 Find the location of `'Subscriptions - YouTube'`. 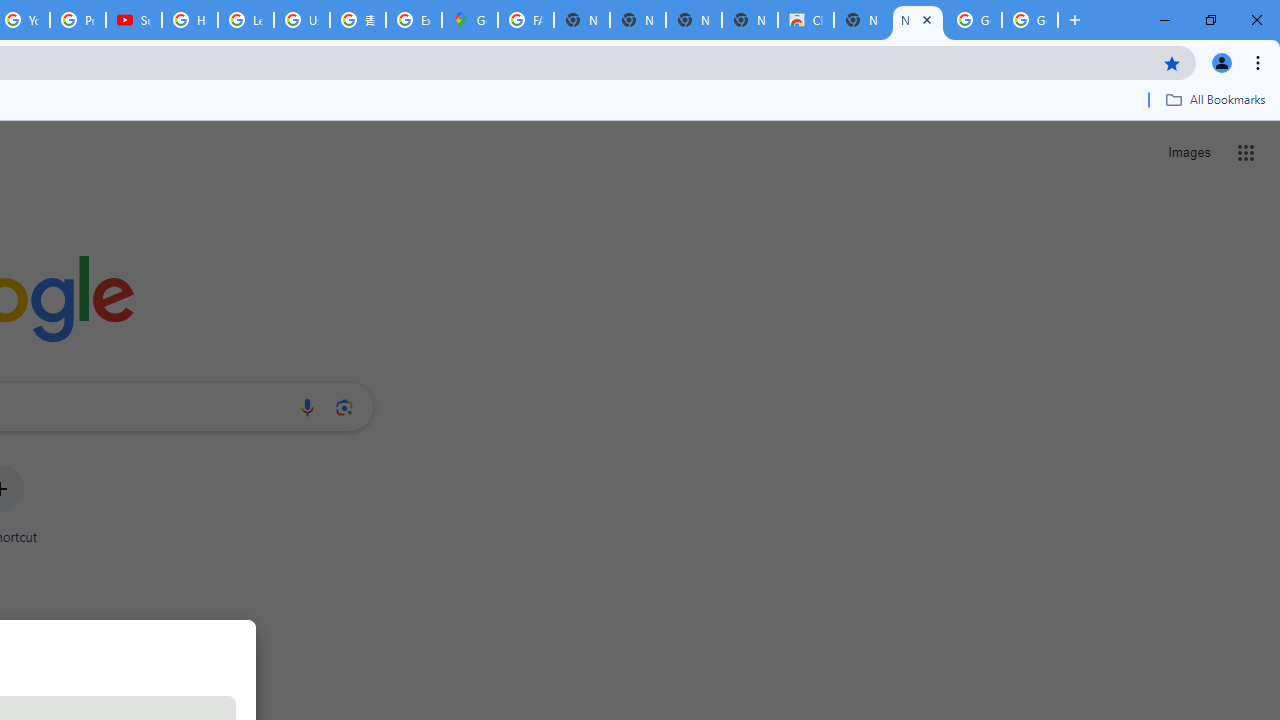

'Subscriptions - YouTube' is located at coordinates (133, 20).